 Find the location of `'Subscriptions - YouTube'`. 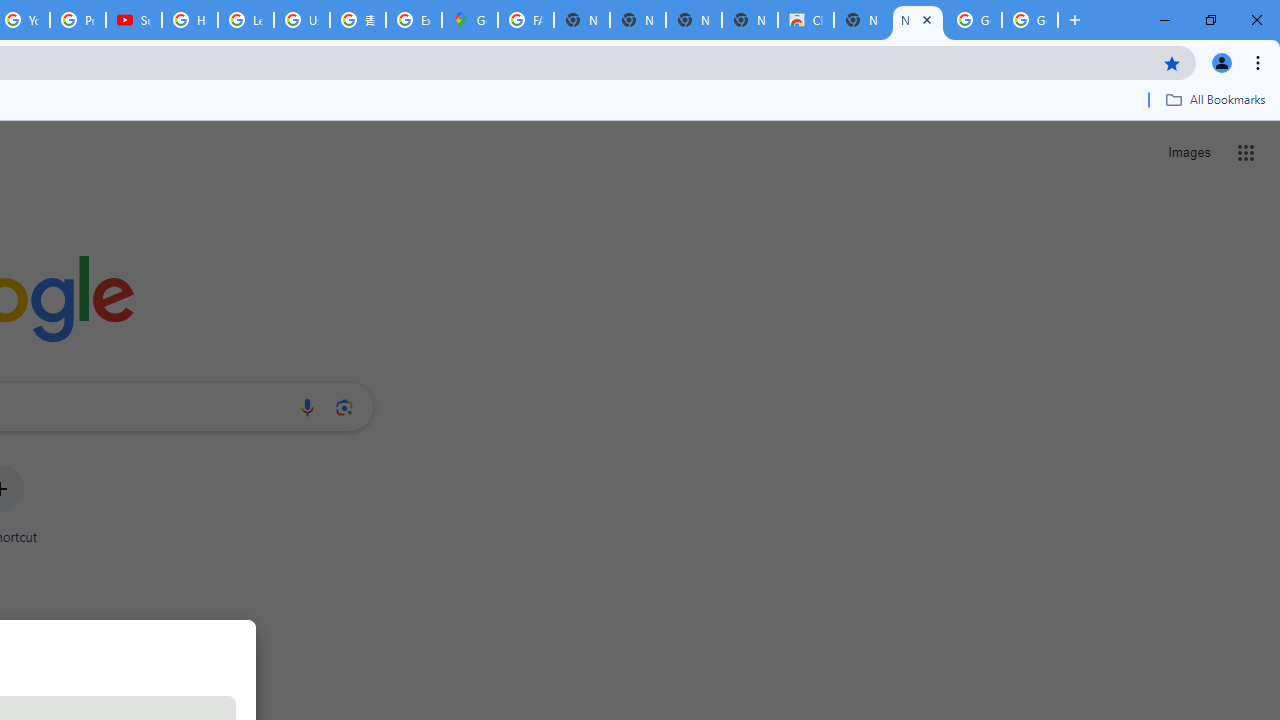

'Subscriptions - YouTube' is located at coordinates (133, 20).